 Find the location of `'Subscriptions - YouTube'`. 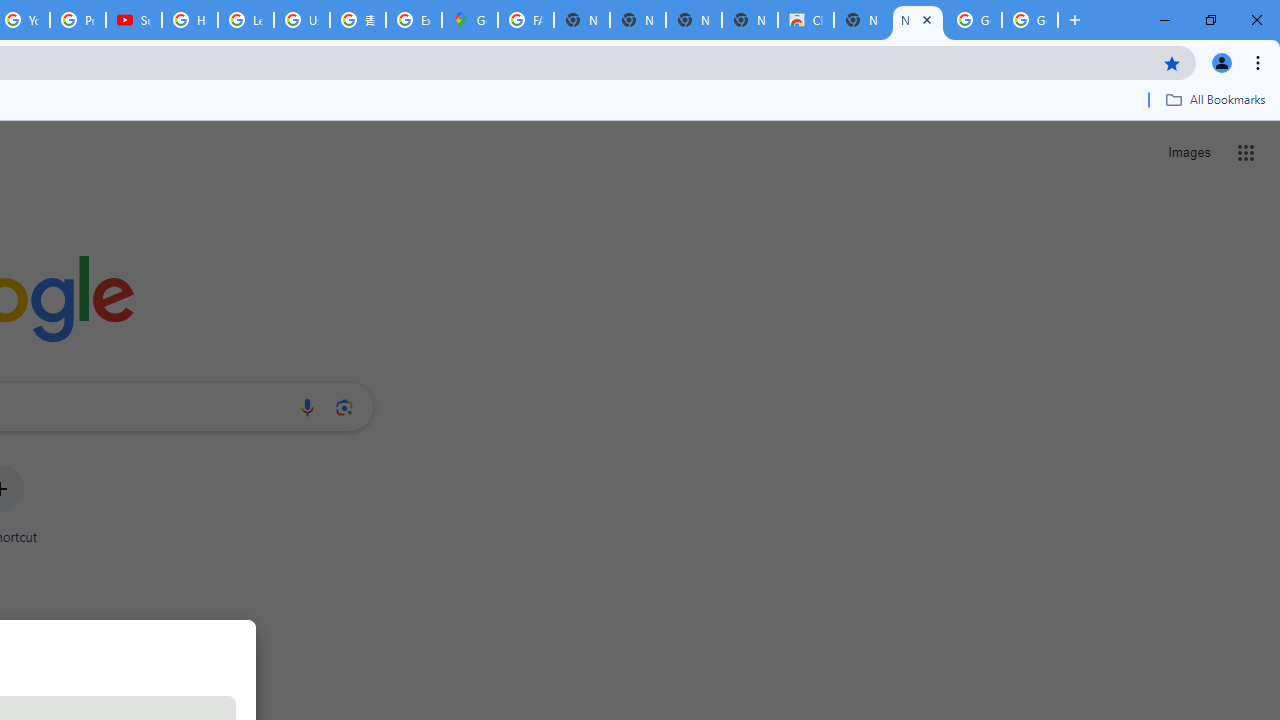

'Subscriptions - YouTube' is located at coordinates (133, 20).